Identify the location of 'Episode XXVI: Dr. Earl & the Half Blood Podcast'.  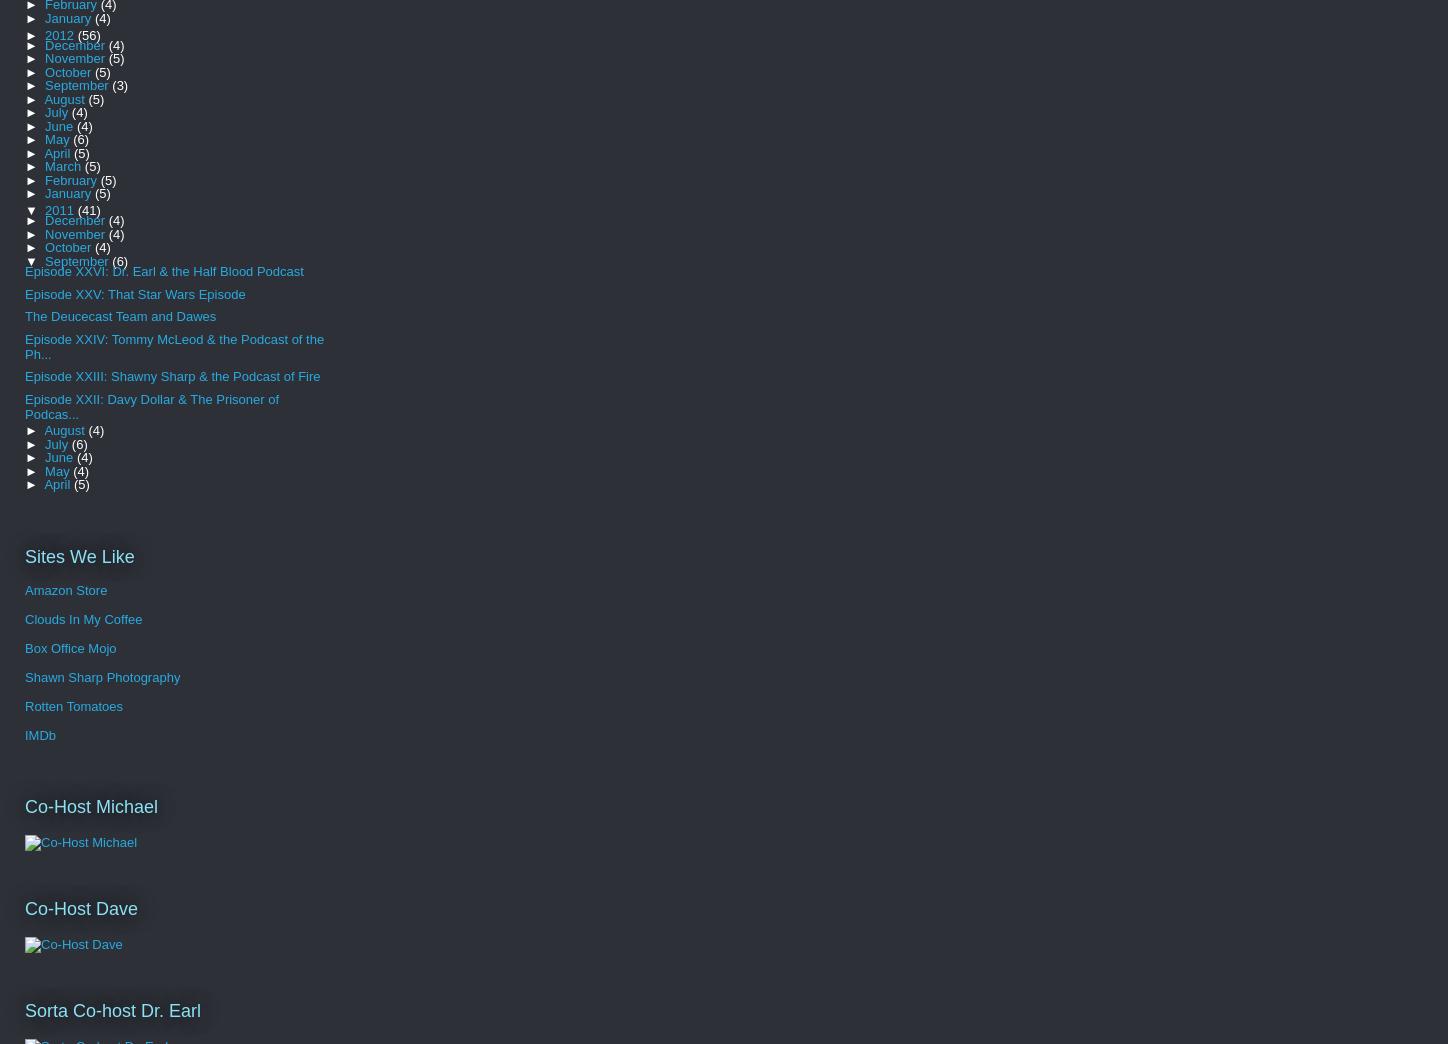
(25, 270).